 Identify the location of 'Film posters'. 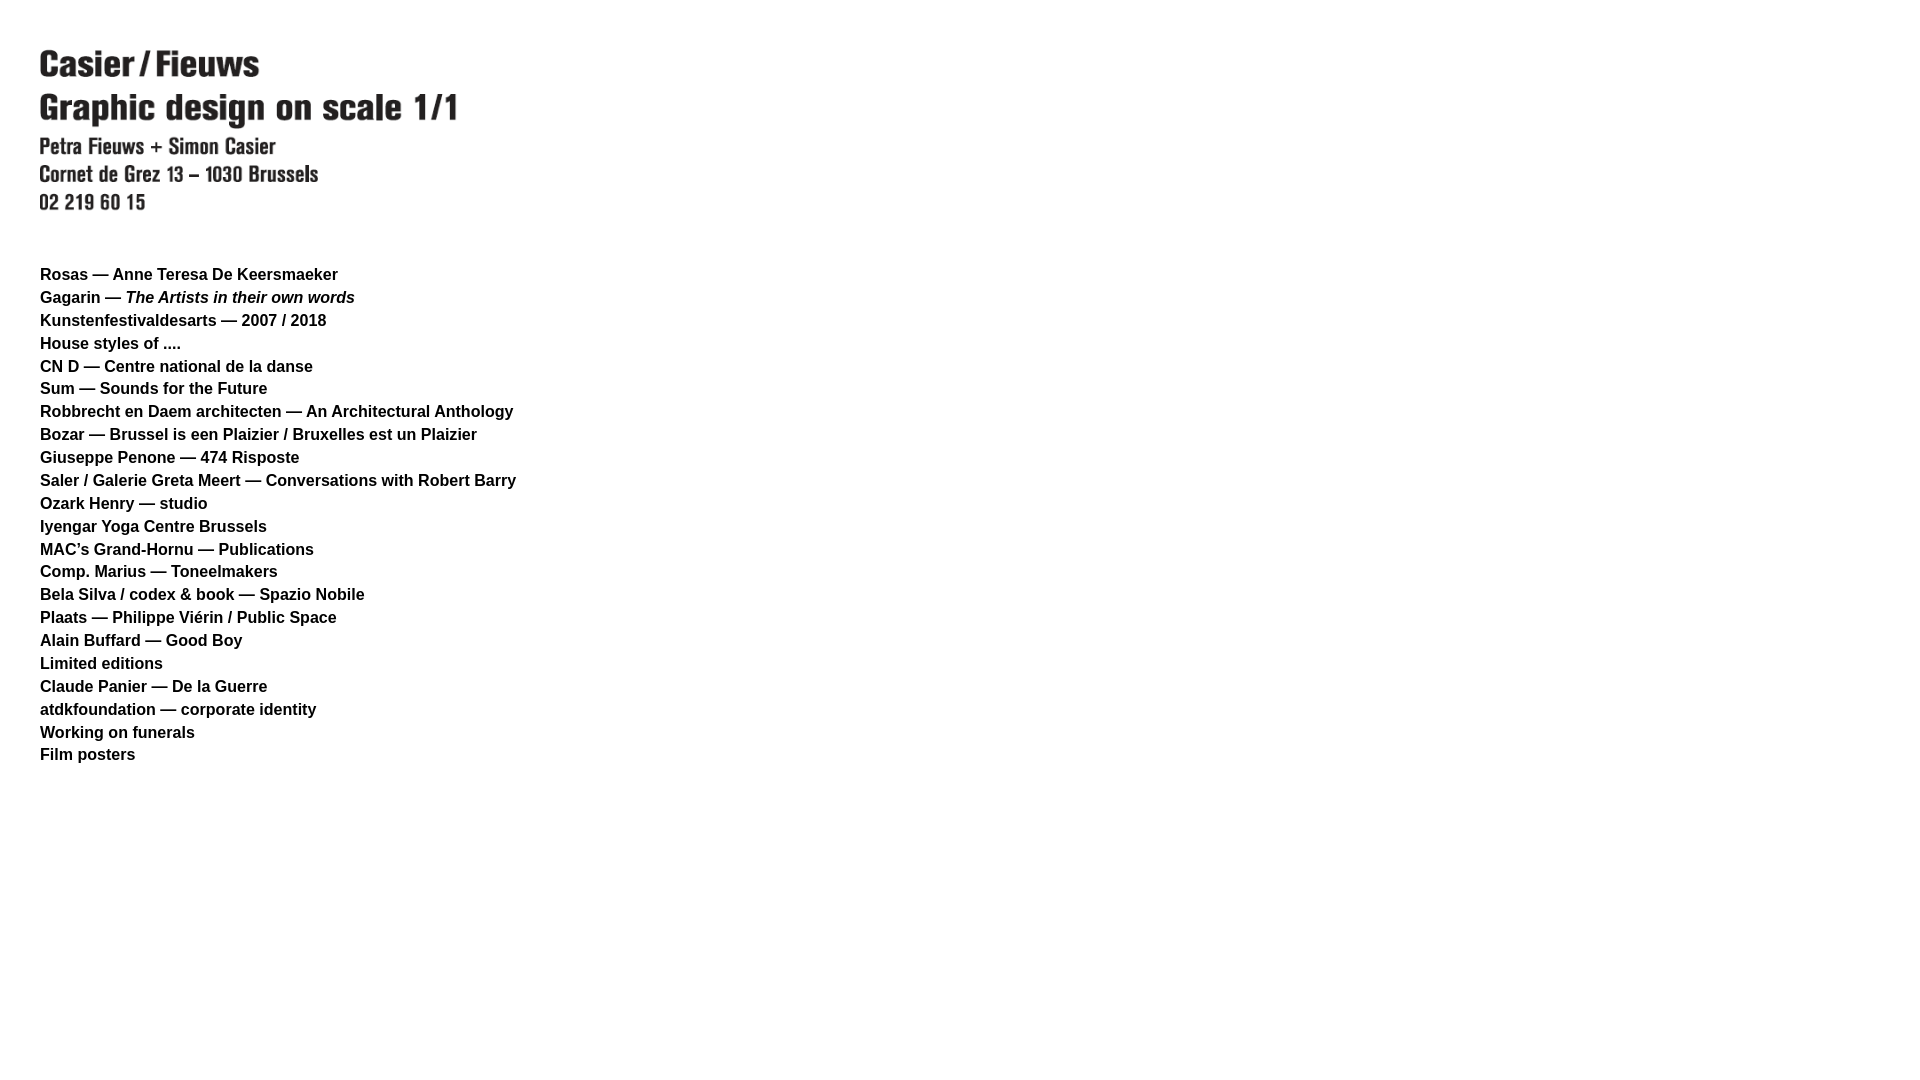
(39, 753).